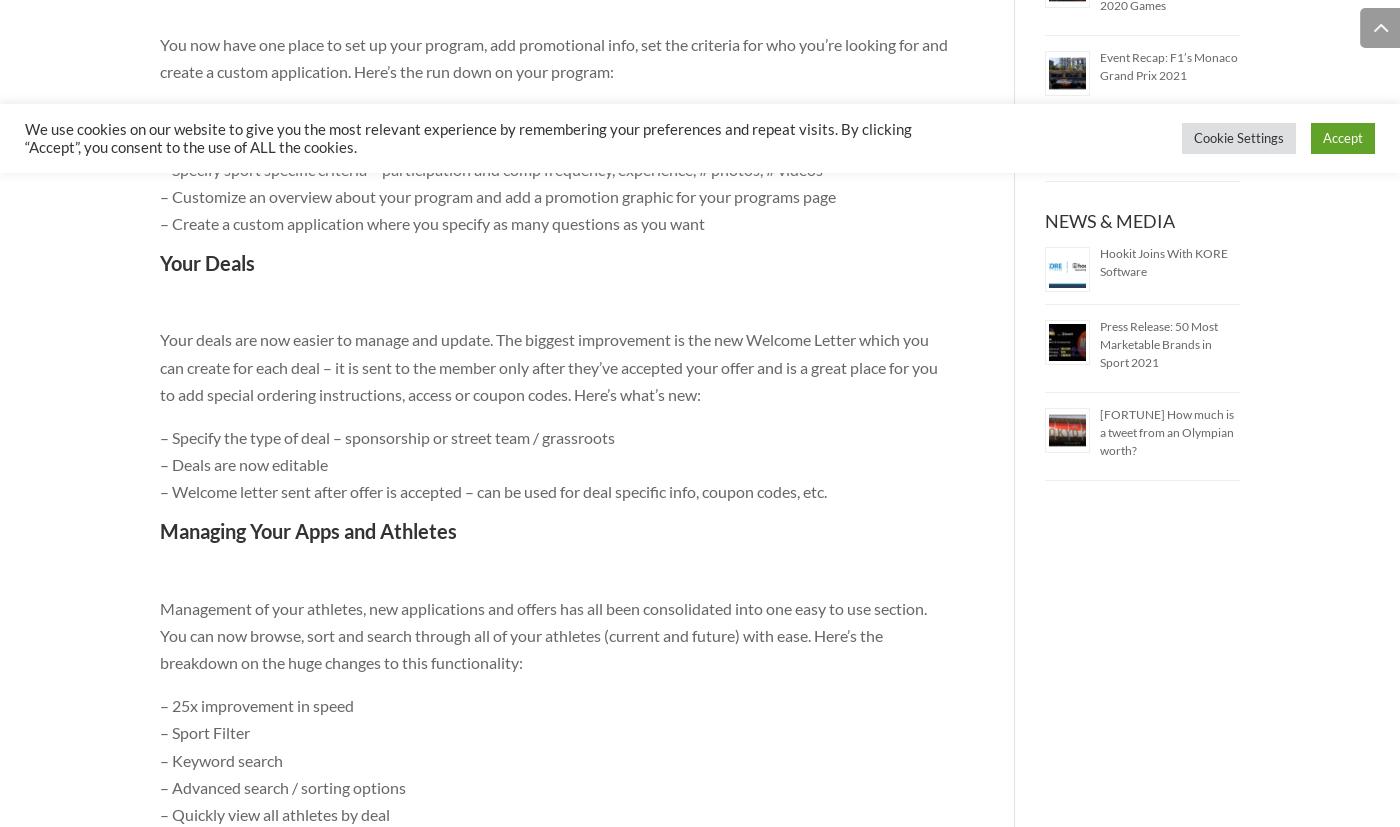 Image resolution: width=1400 pixels, height=827 pixels. I want to click on '– Keyword search', so click(221, 758).